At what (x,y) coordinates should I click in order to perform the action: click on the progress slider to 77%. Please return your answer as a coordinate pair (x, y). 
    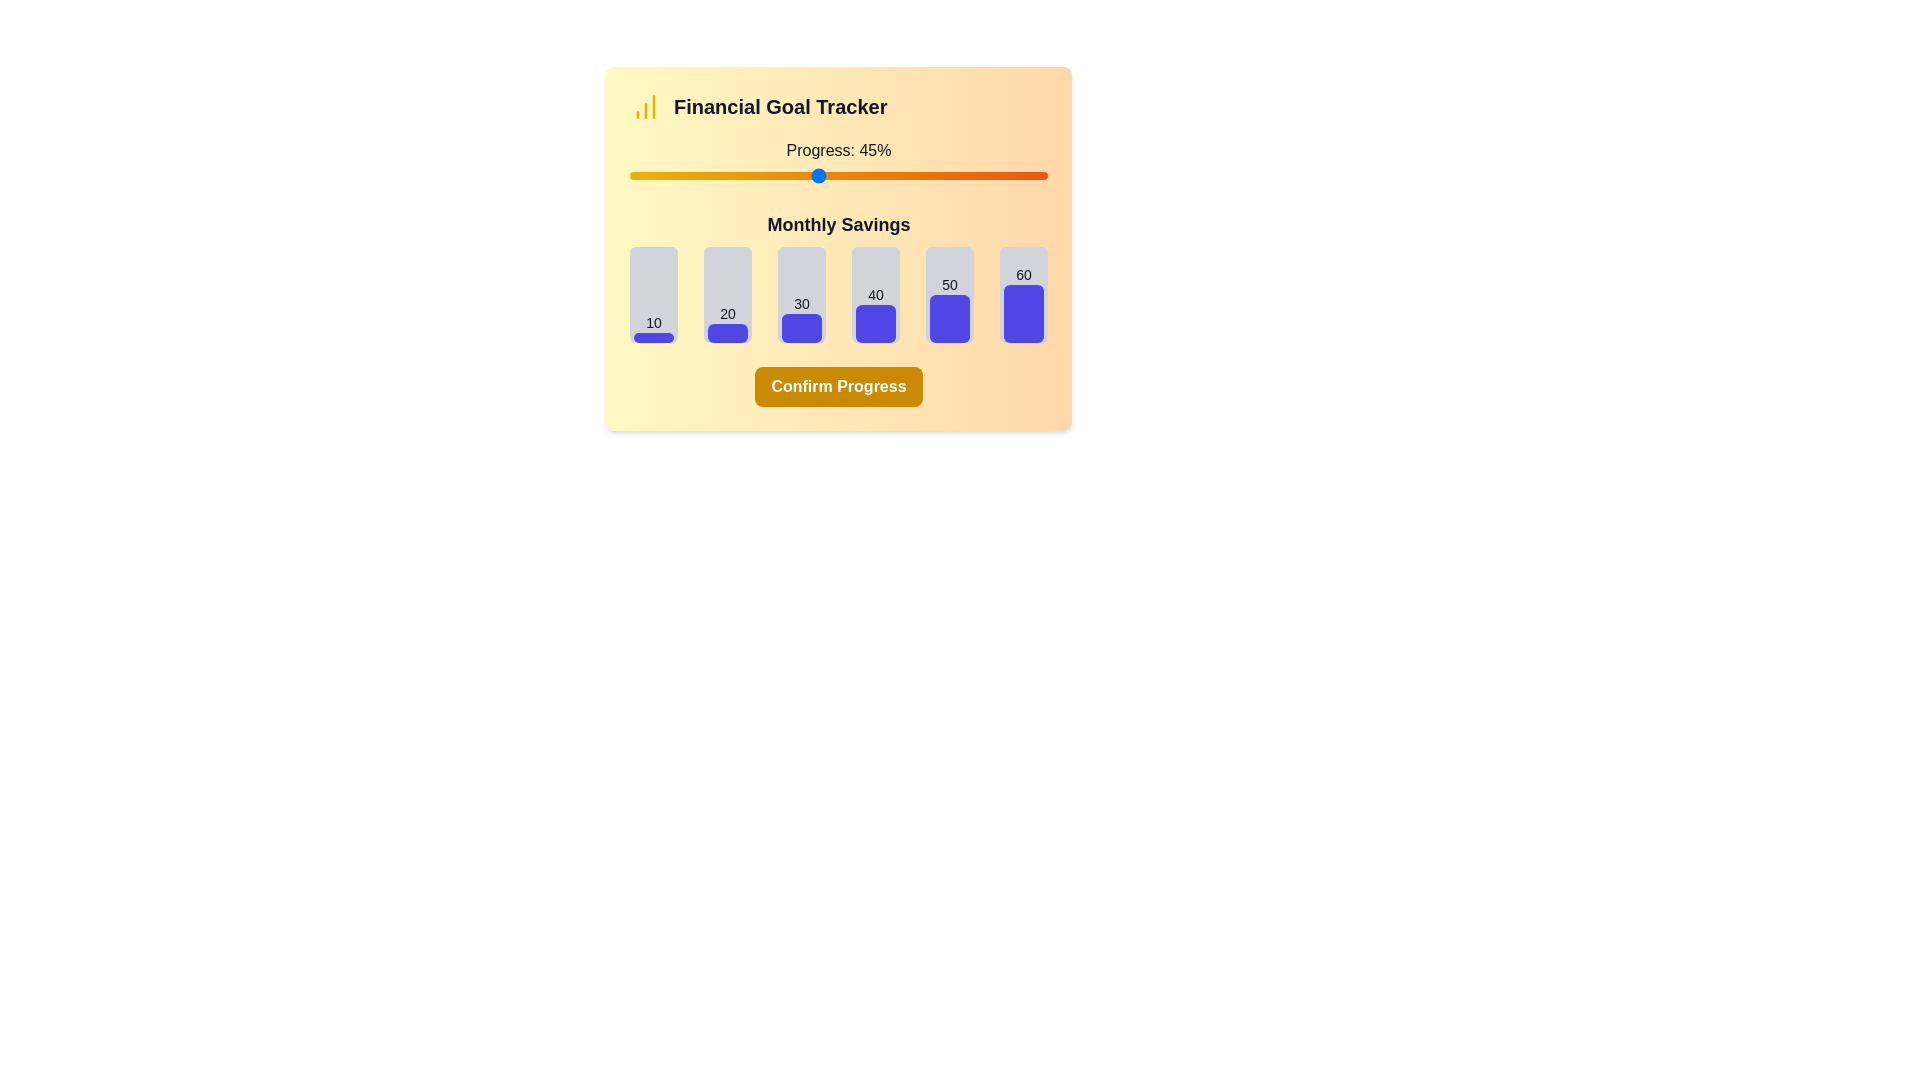
    Looking at the image, I should click on (950, 175).